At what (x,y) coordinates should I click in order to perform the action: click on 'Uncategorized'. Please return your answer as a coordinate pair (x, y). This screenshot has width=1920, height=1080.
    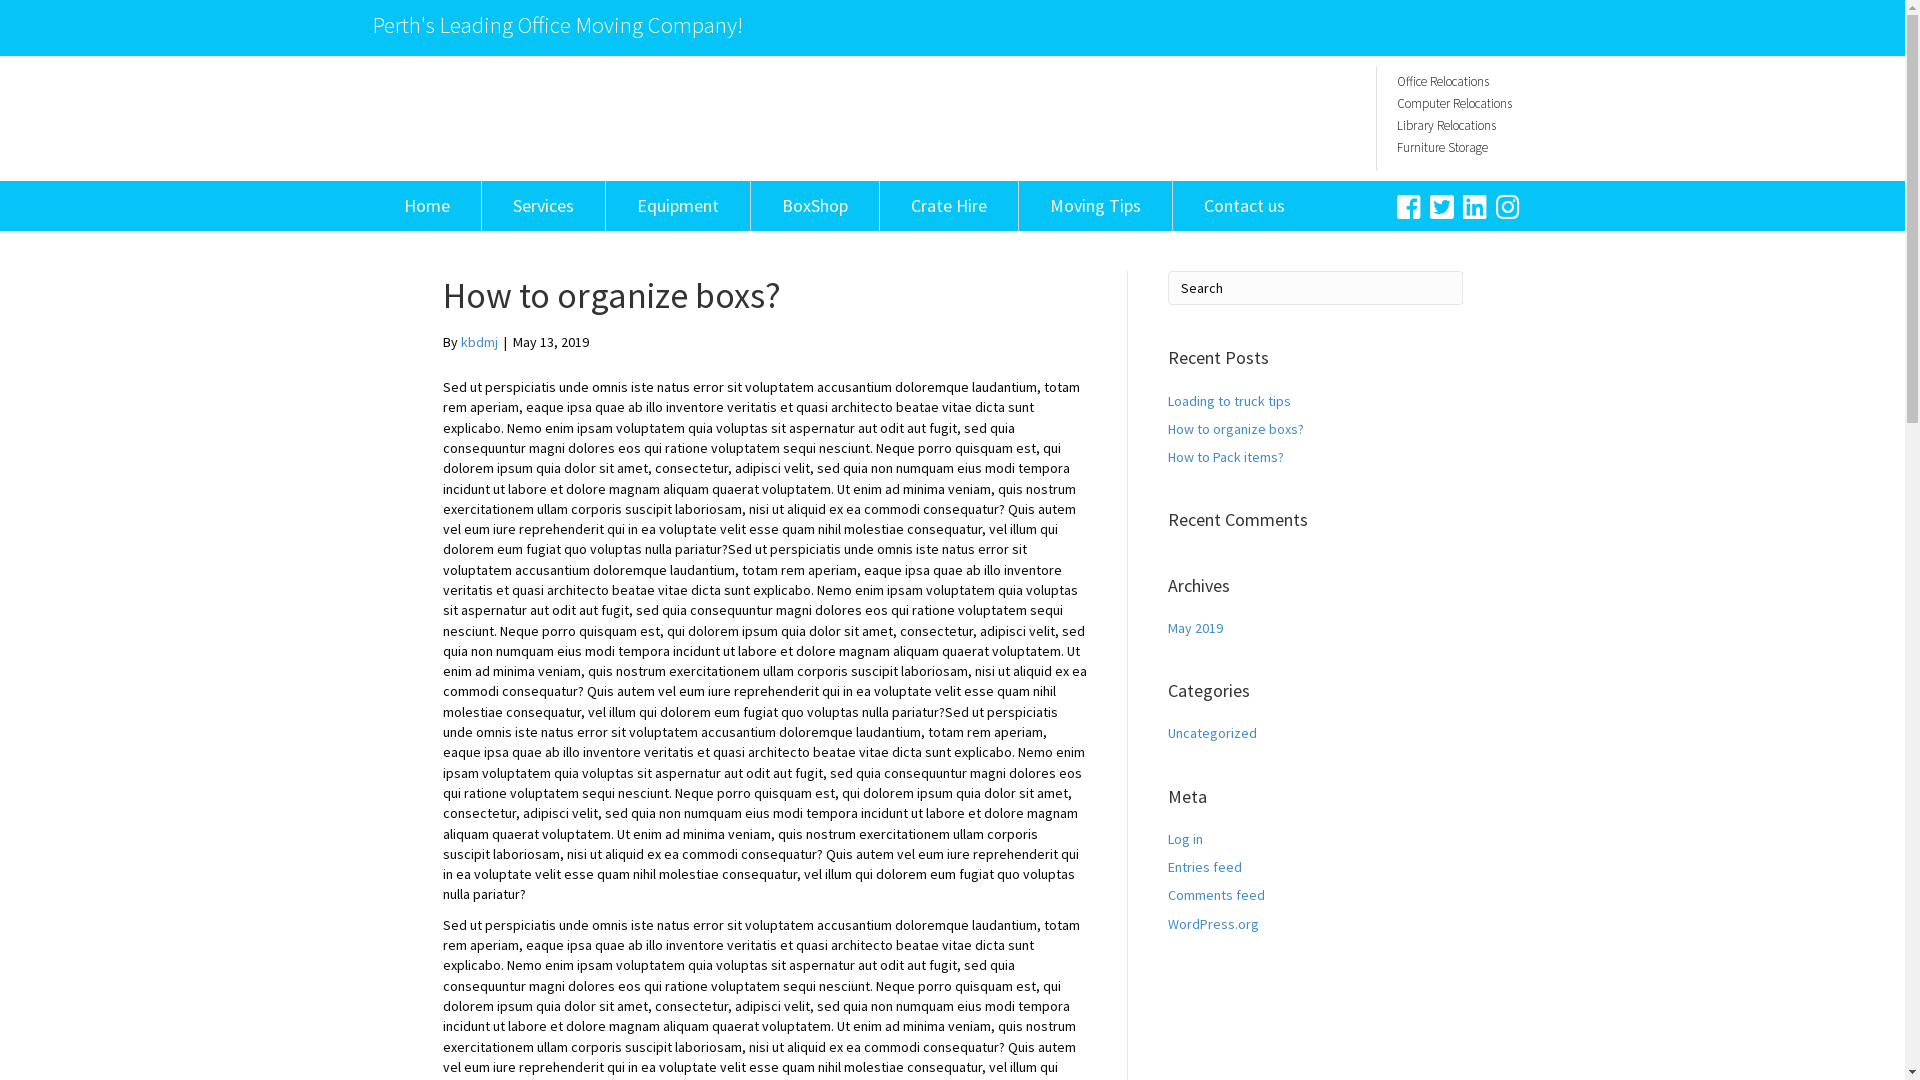
    Looking at the image, I should click on (1211, 732).